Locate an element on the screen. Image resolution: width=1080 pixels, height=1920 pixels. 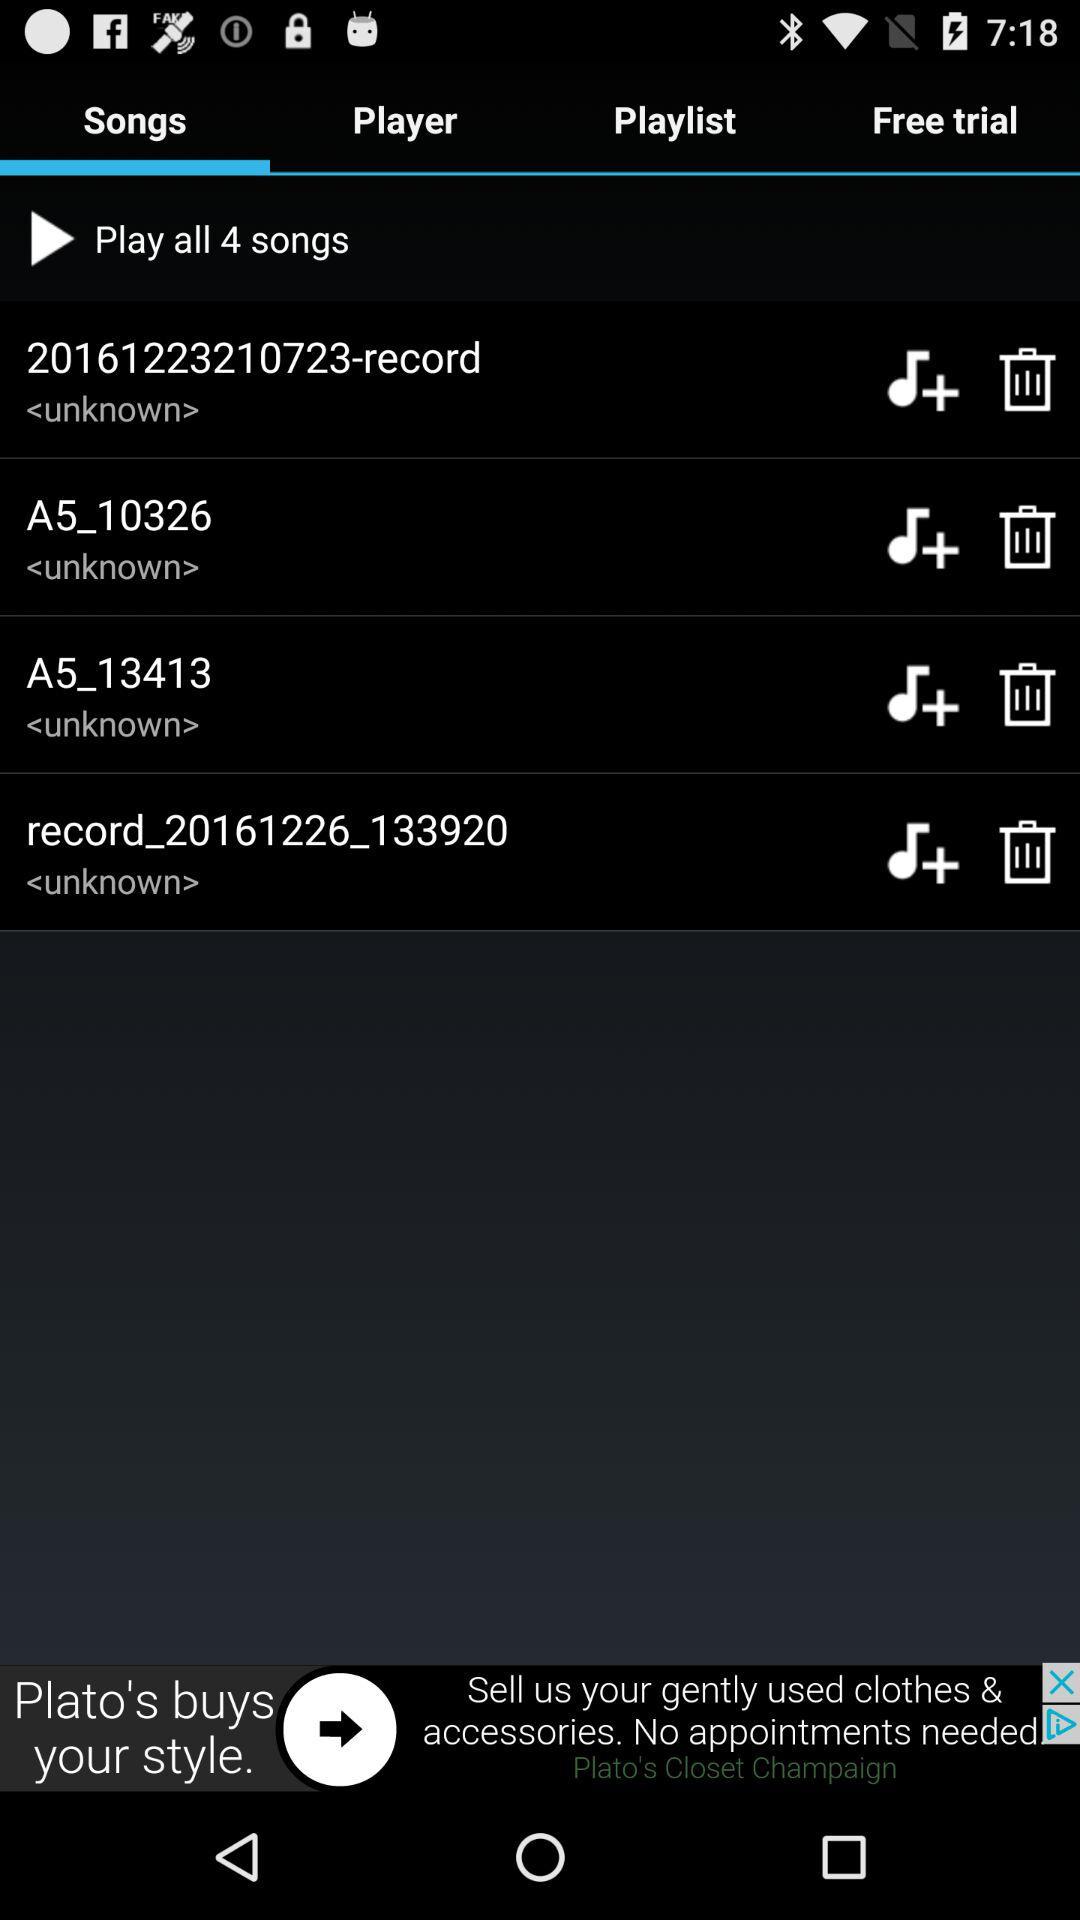
set the ringtone is located at coordinates (922, 851).